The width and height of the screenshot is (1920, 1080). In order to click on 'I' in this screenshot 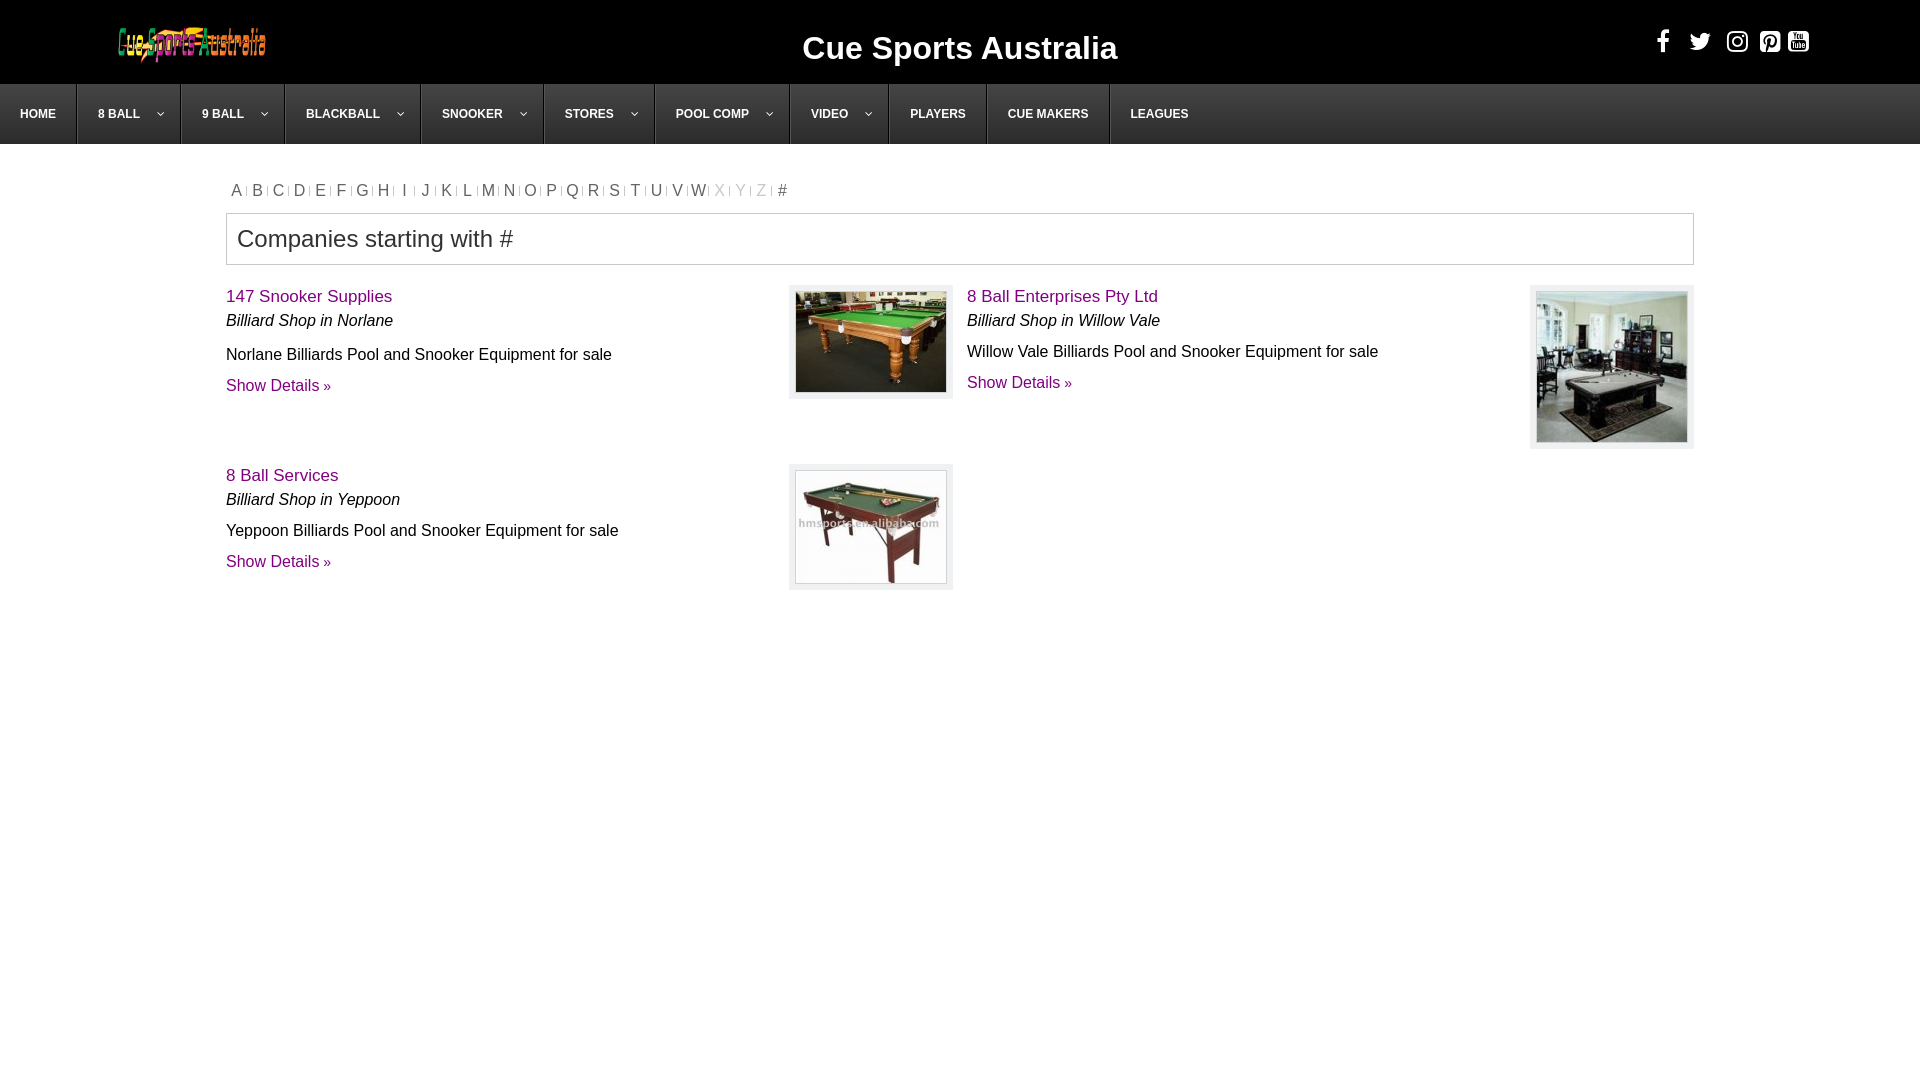, I will do `click(403, 190)`.